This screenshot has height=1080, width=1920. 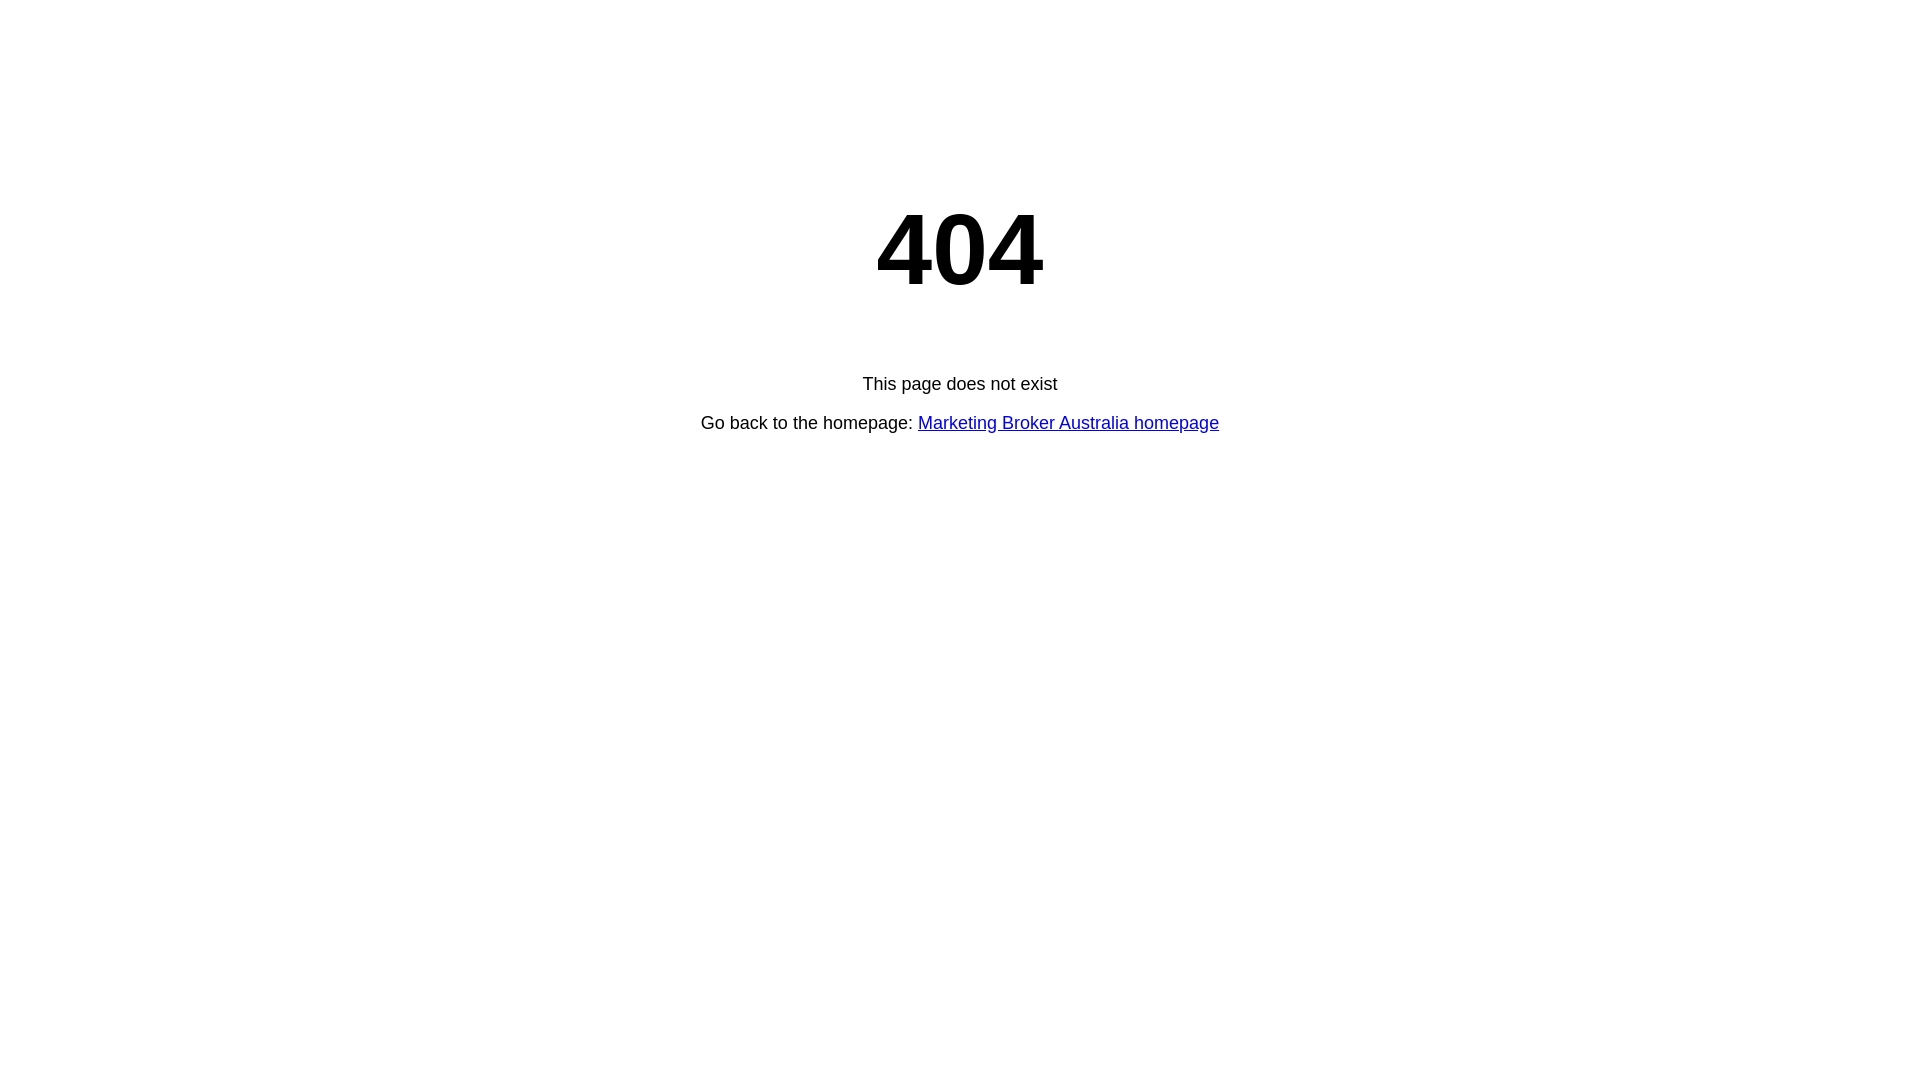 What do you see at coordinates (1067, 422) in the screenshot?
I see `'Marketing Broker Australia homepage'` at bounding box center [1067, 422].